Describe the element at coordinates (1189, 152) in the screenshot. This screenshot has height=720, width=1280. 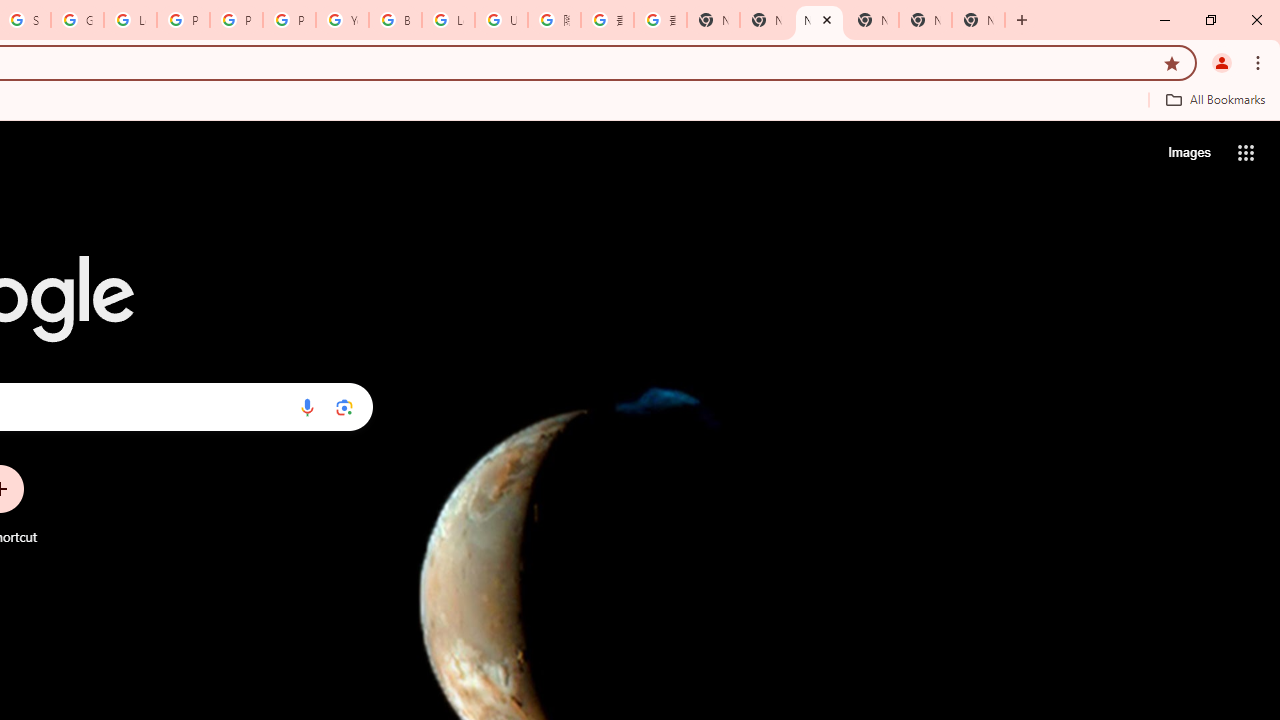
I see `'Search for Images '` at that location.